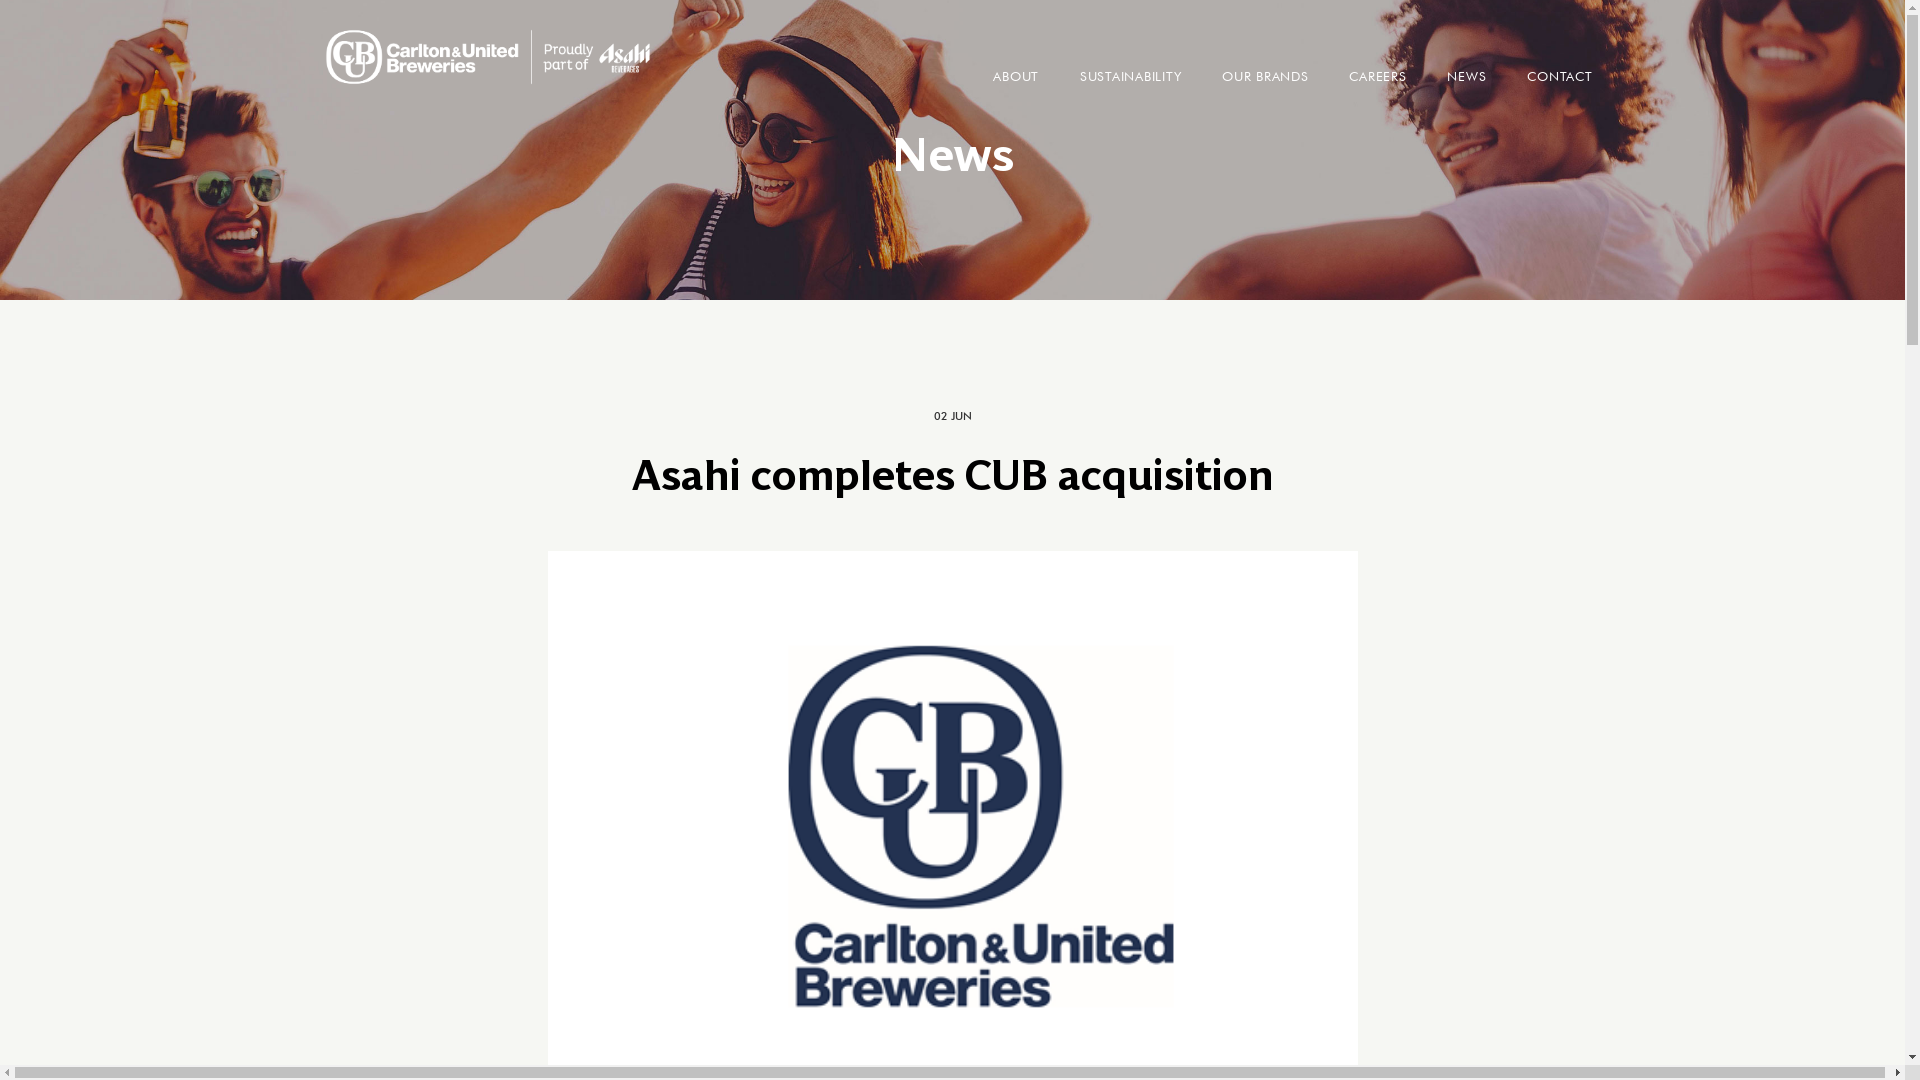  I want to click on 'OUR BRANDS', so click(1264, 83).